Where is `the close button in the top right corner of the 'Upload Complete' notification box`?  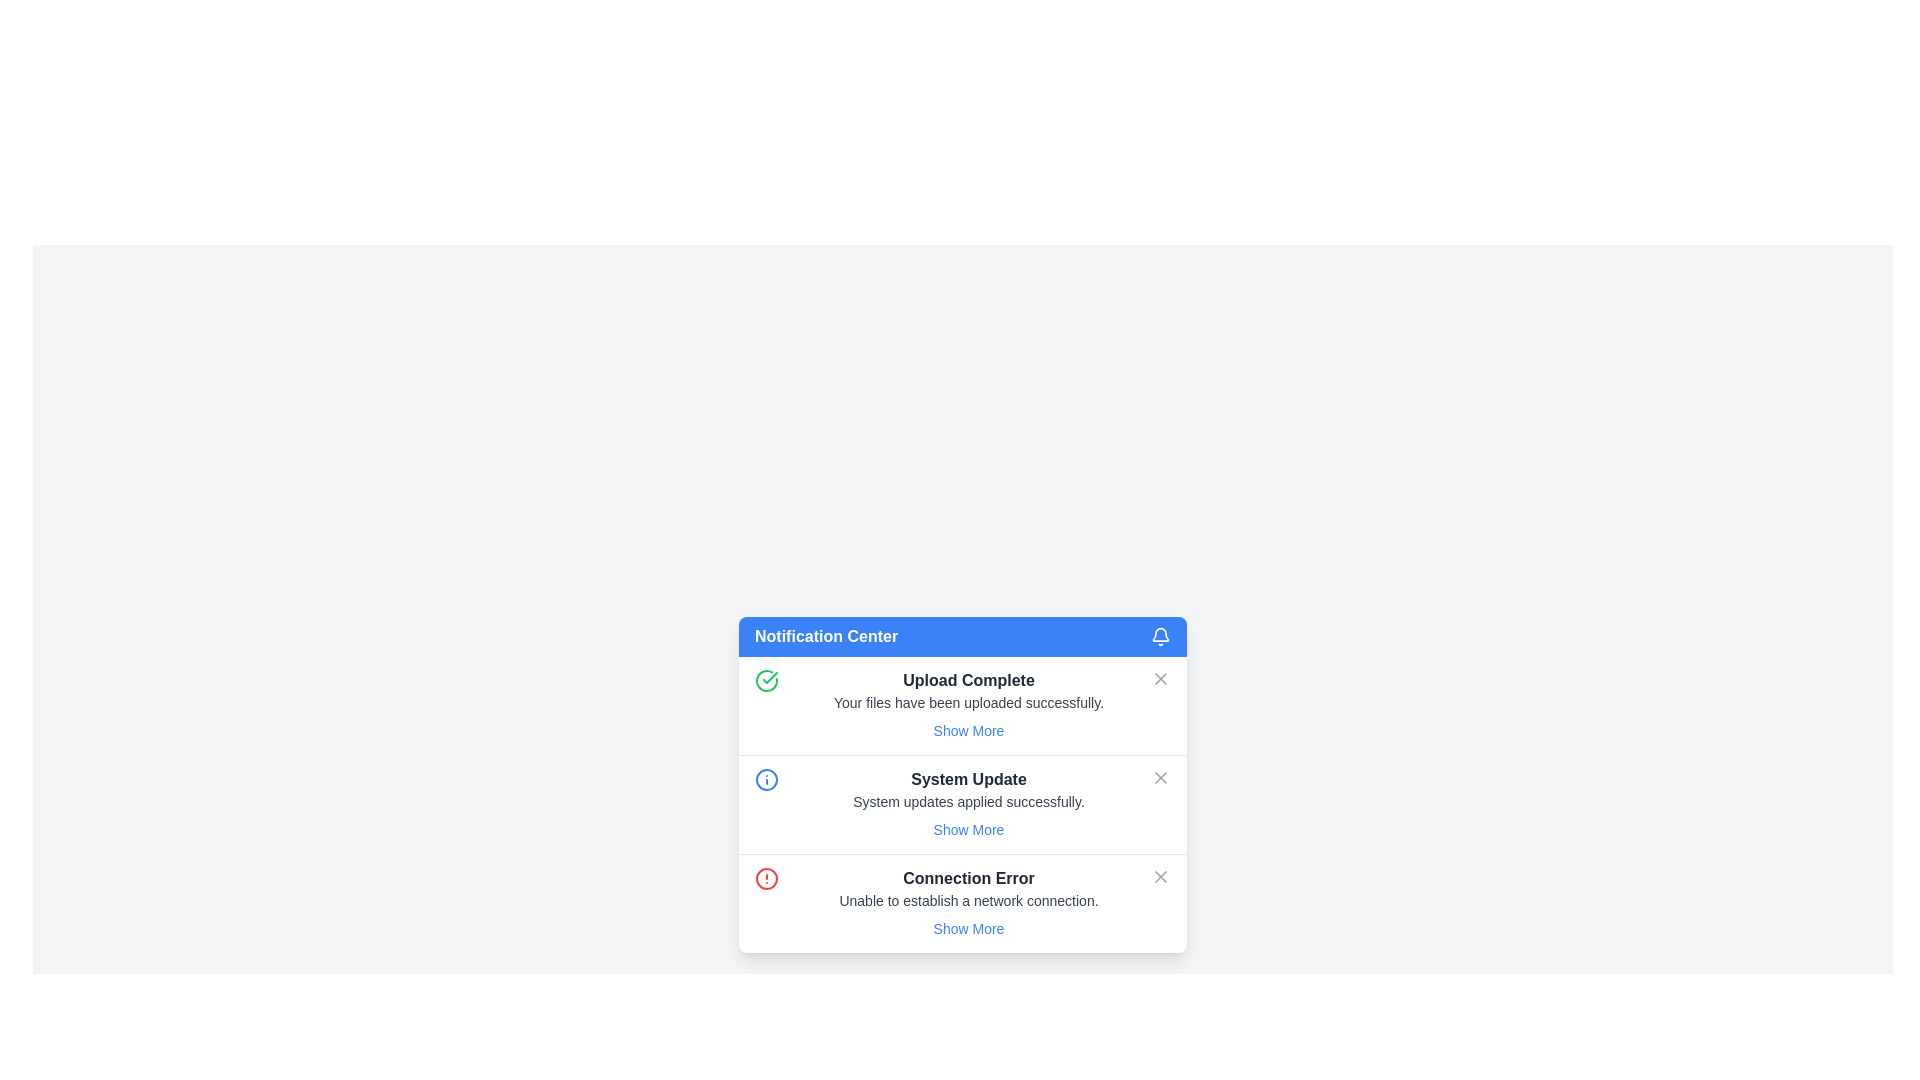
the close button in the top right corner of the 'Upload Complete' notification box is located at coordinates (1161, 677).